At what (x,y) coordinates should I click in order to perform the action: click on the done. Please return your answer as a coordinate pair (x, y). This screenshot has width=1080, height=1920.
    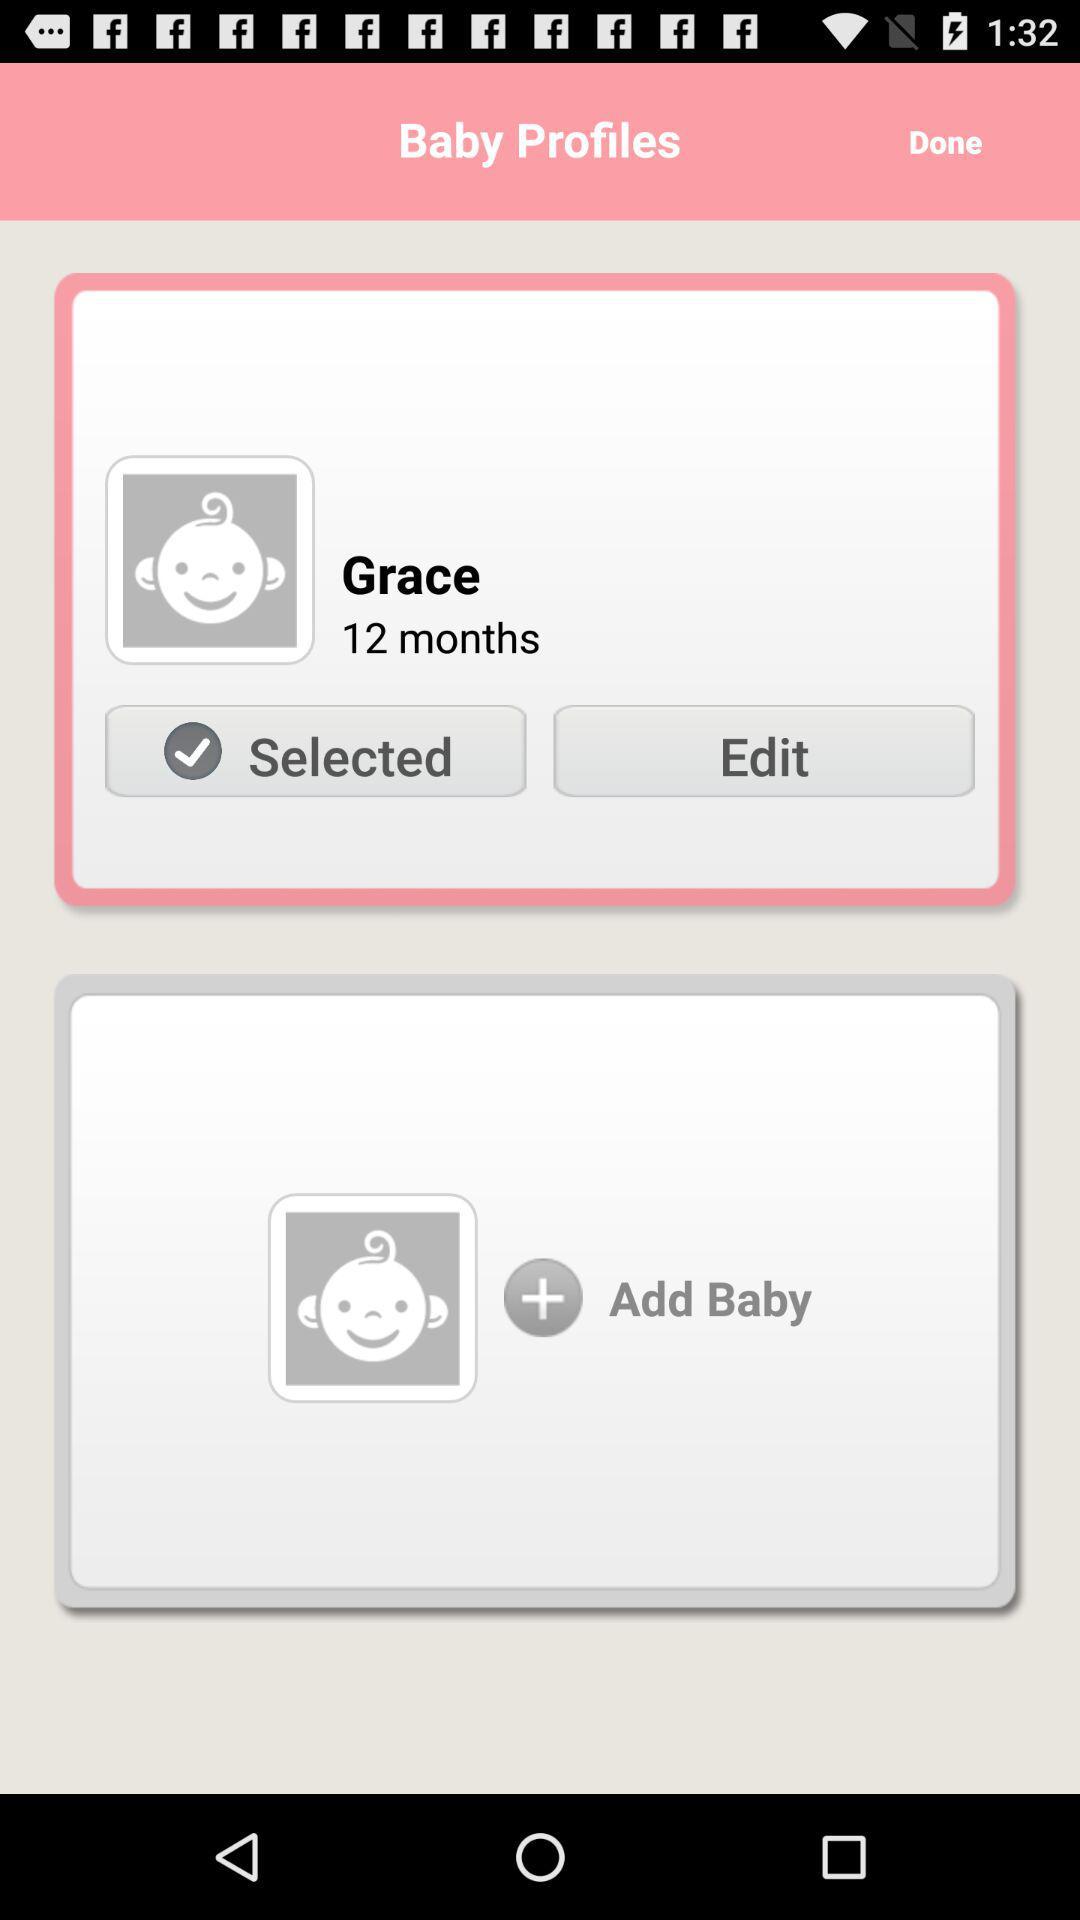
    Looking at the image, I should click on (938, 140).